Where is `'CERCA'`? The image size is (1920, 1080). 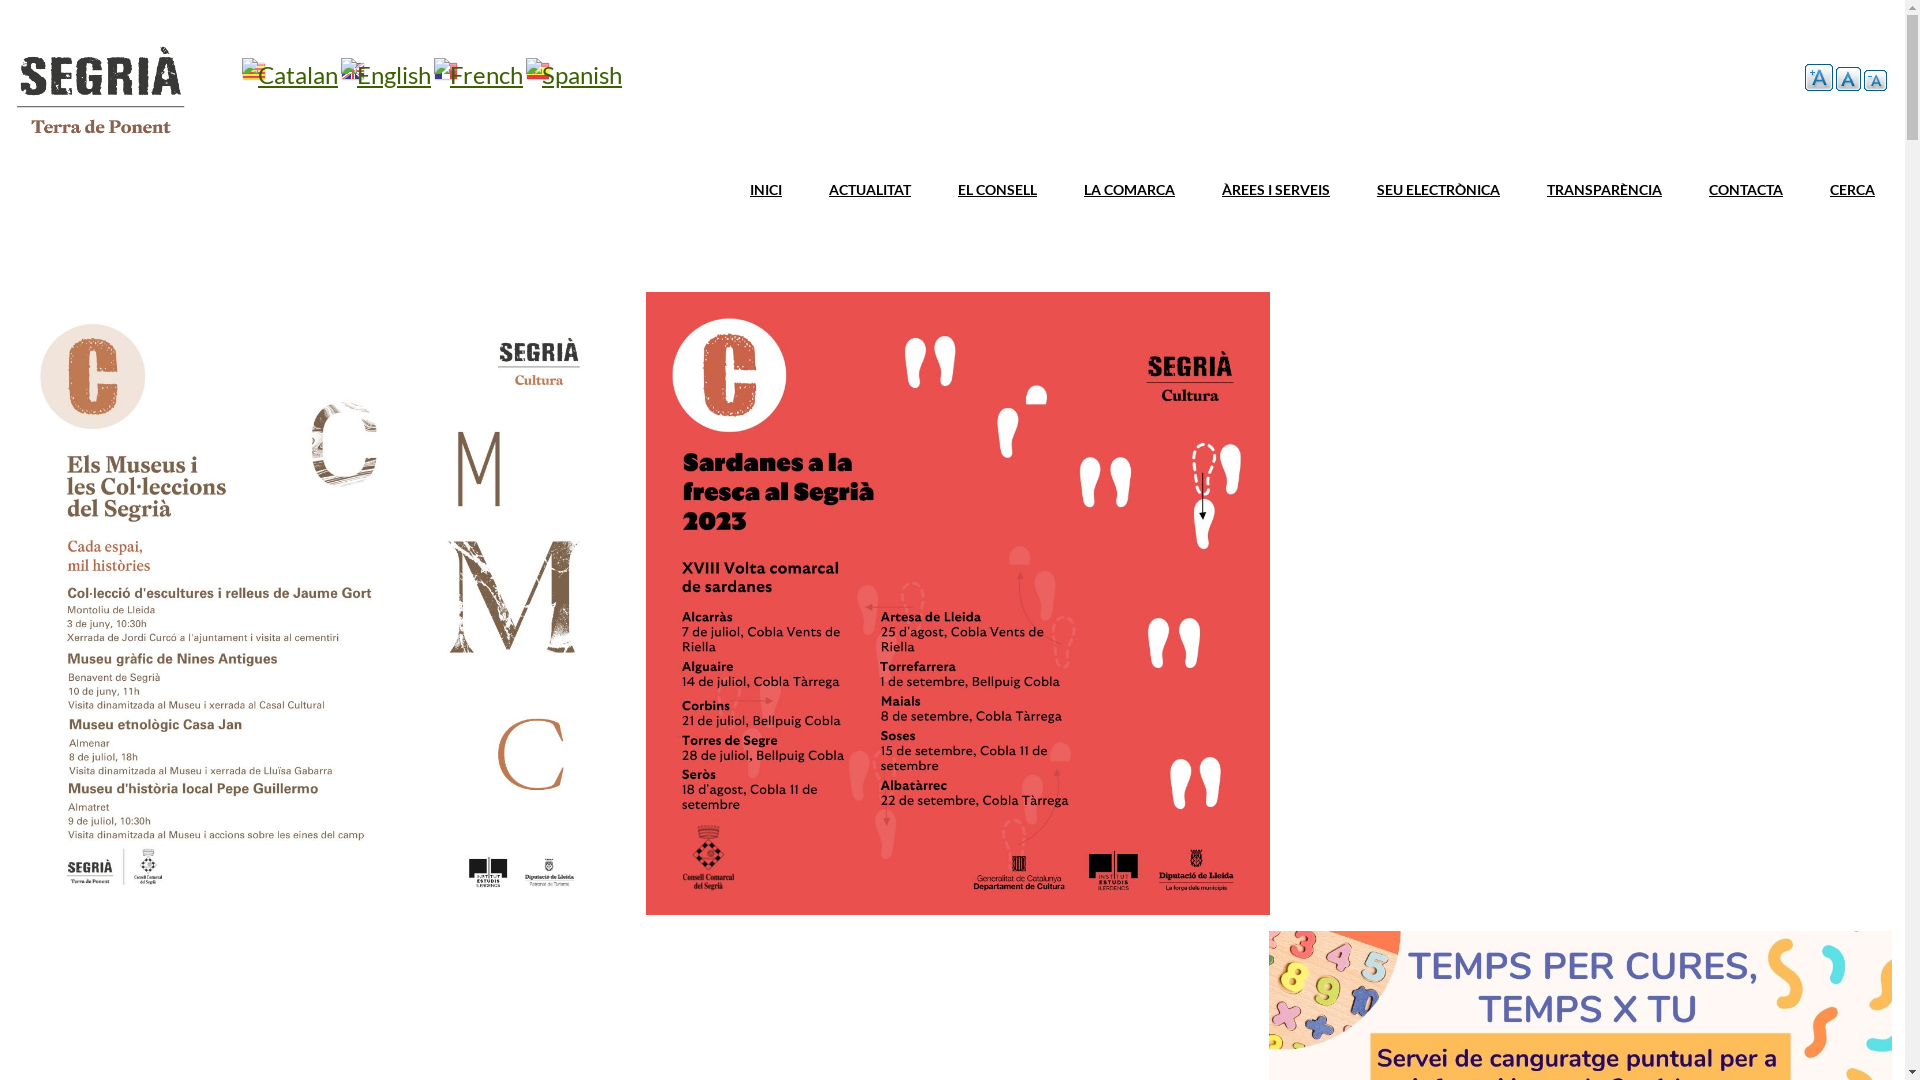
'CERCA' is located at coordinates (1851, 190).